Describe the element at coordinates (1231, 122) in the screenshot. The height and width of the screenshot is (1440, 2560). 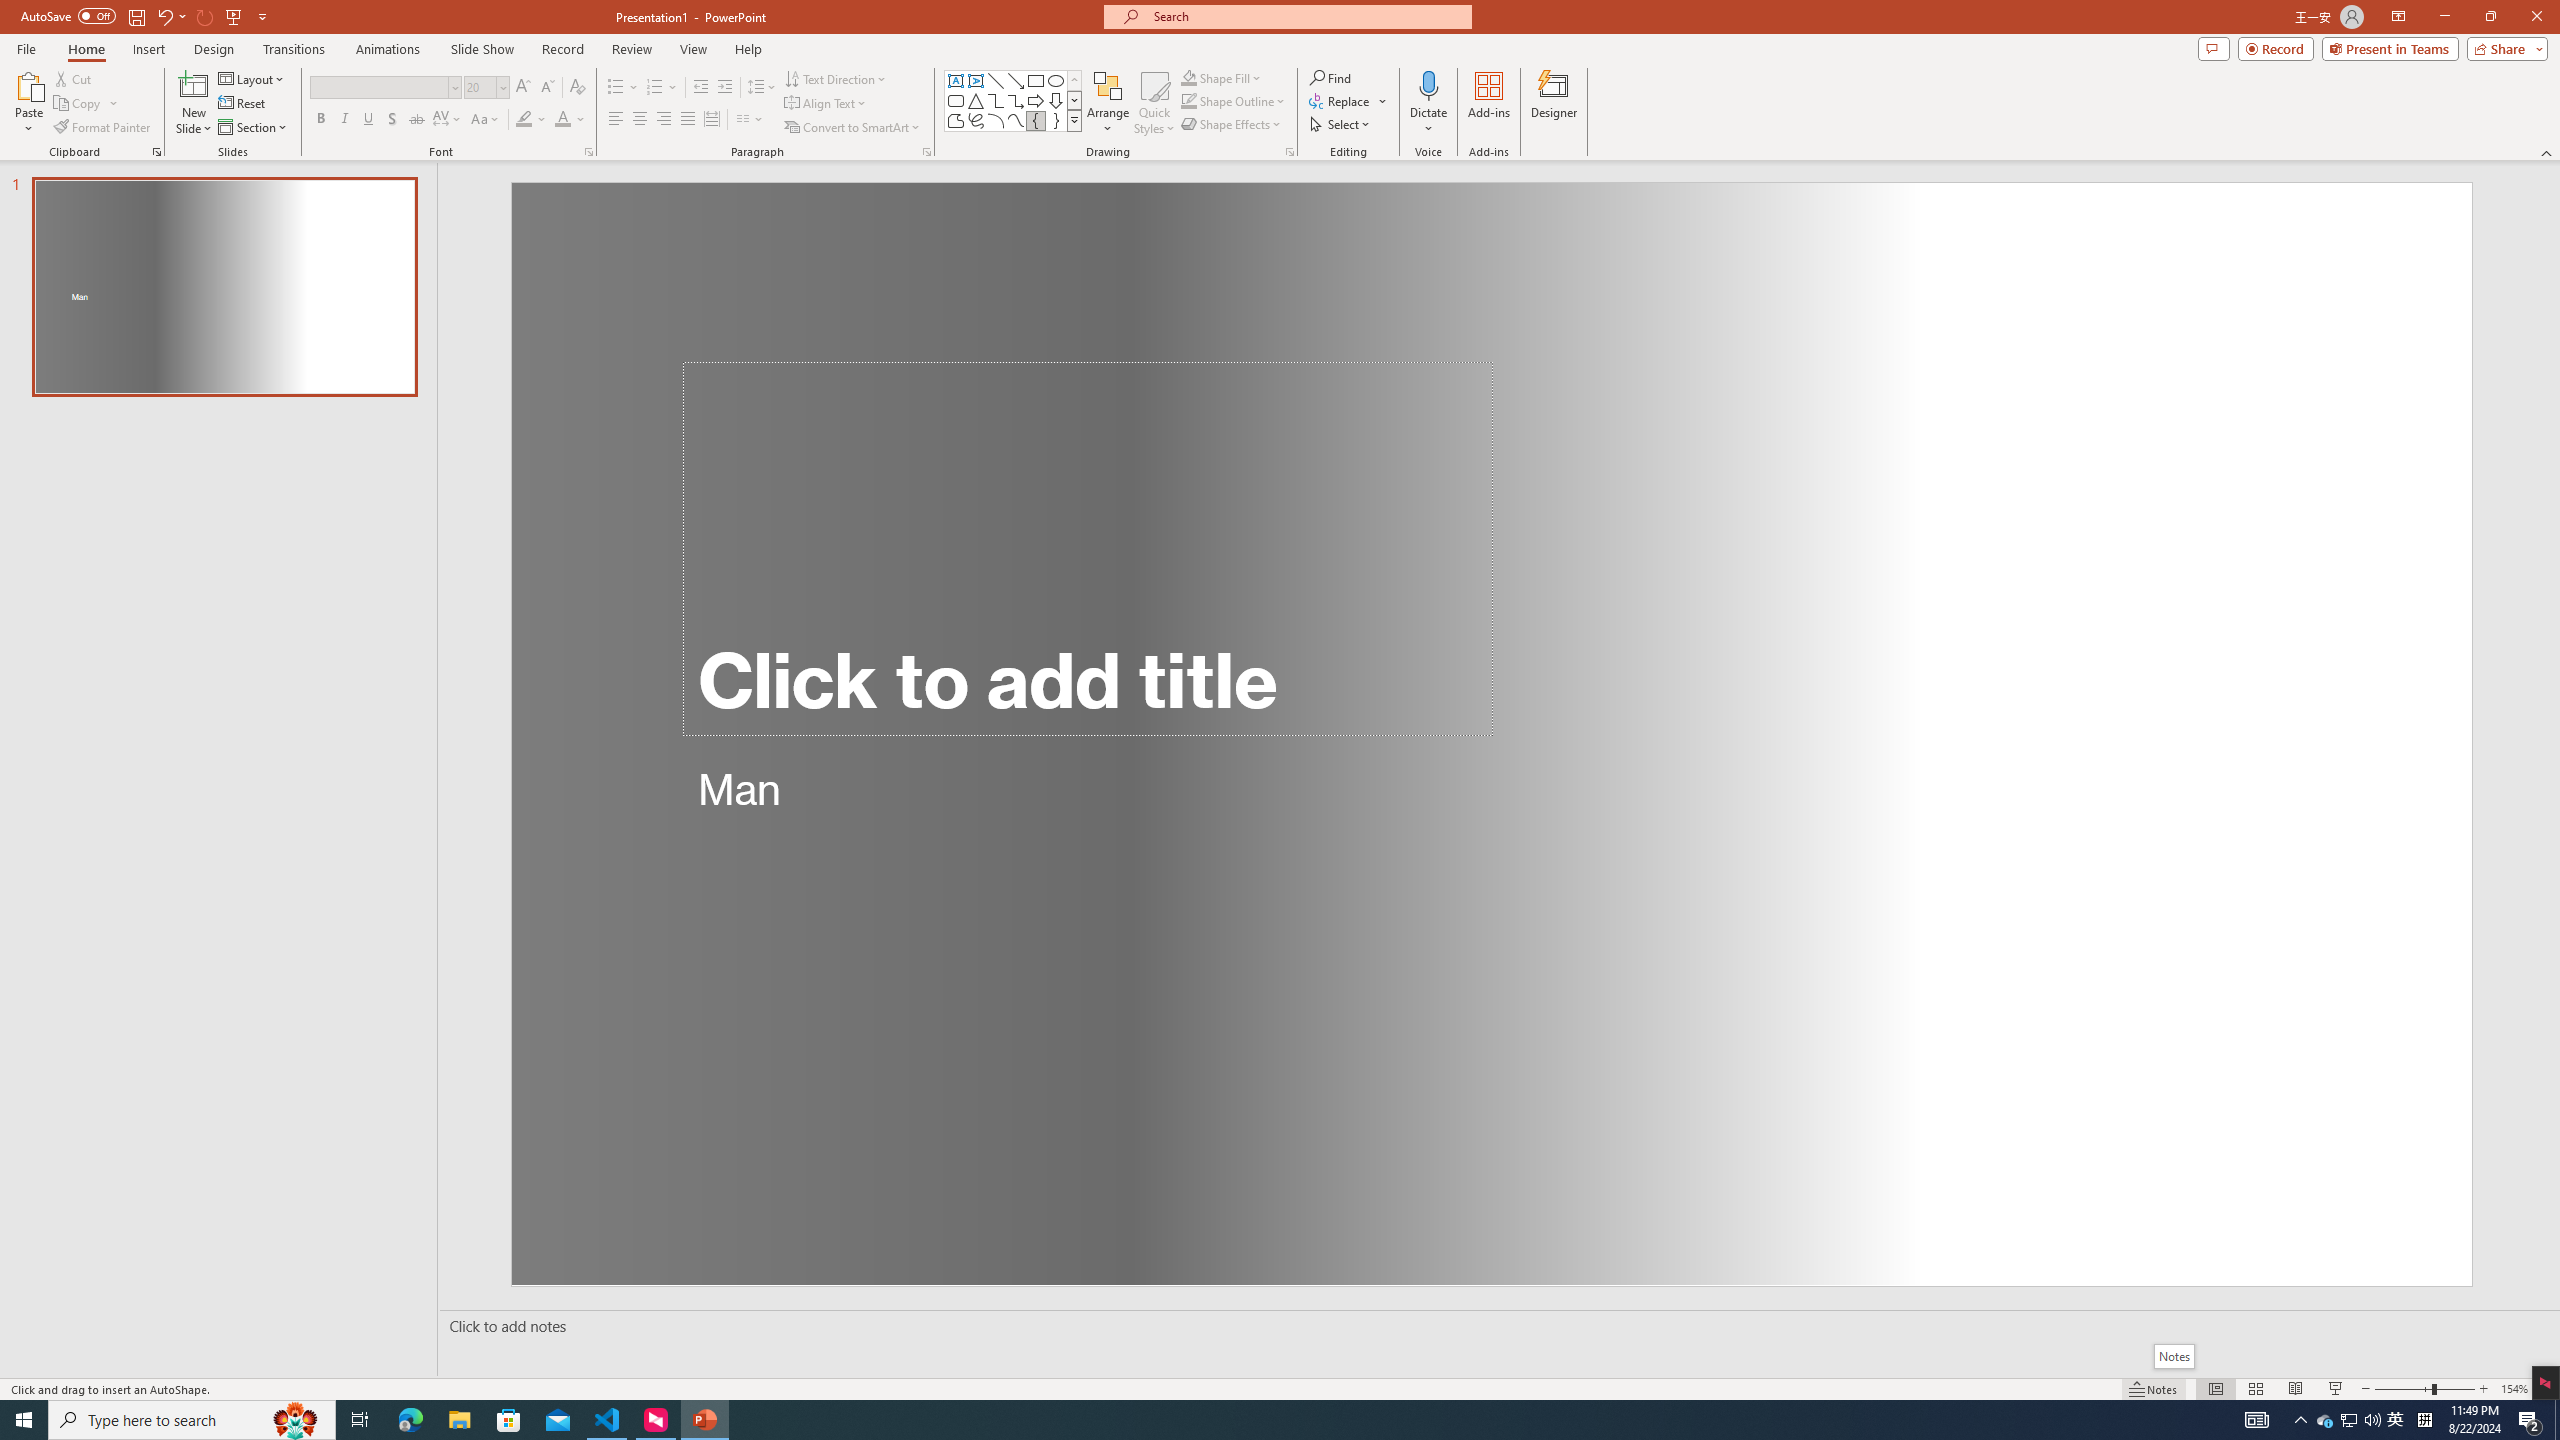
I see `'Shape Effects'` at that location.